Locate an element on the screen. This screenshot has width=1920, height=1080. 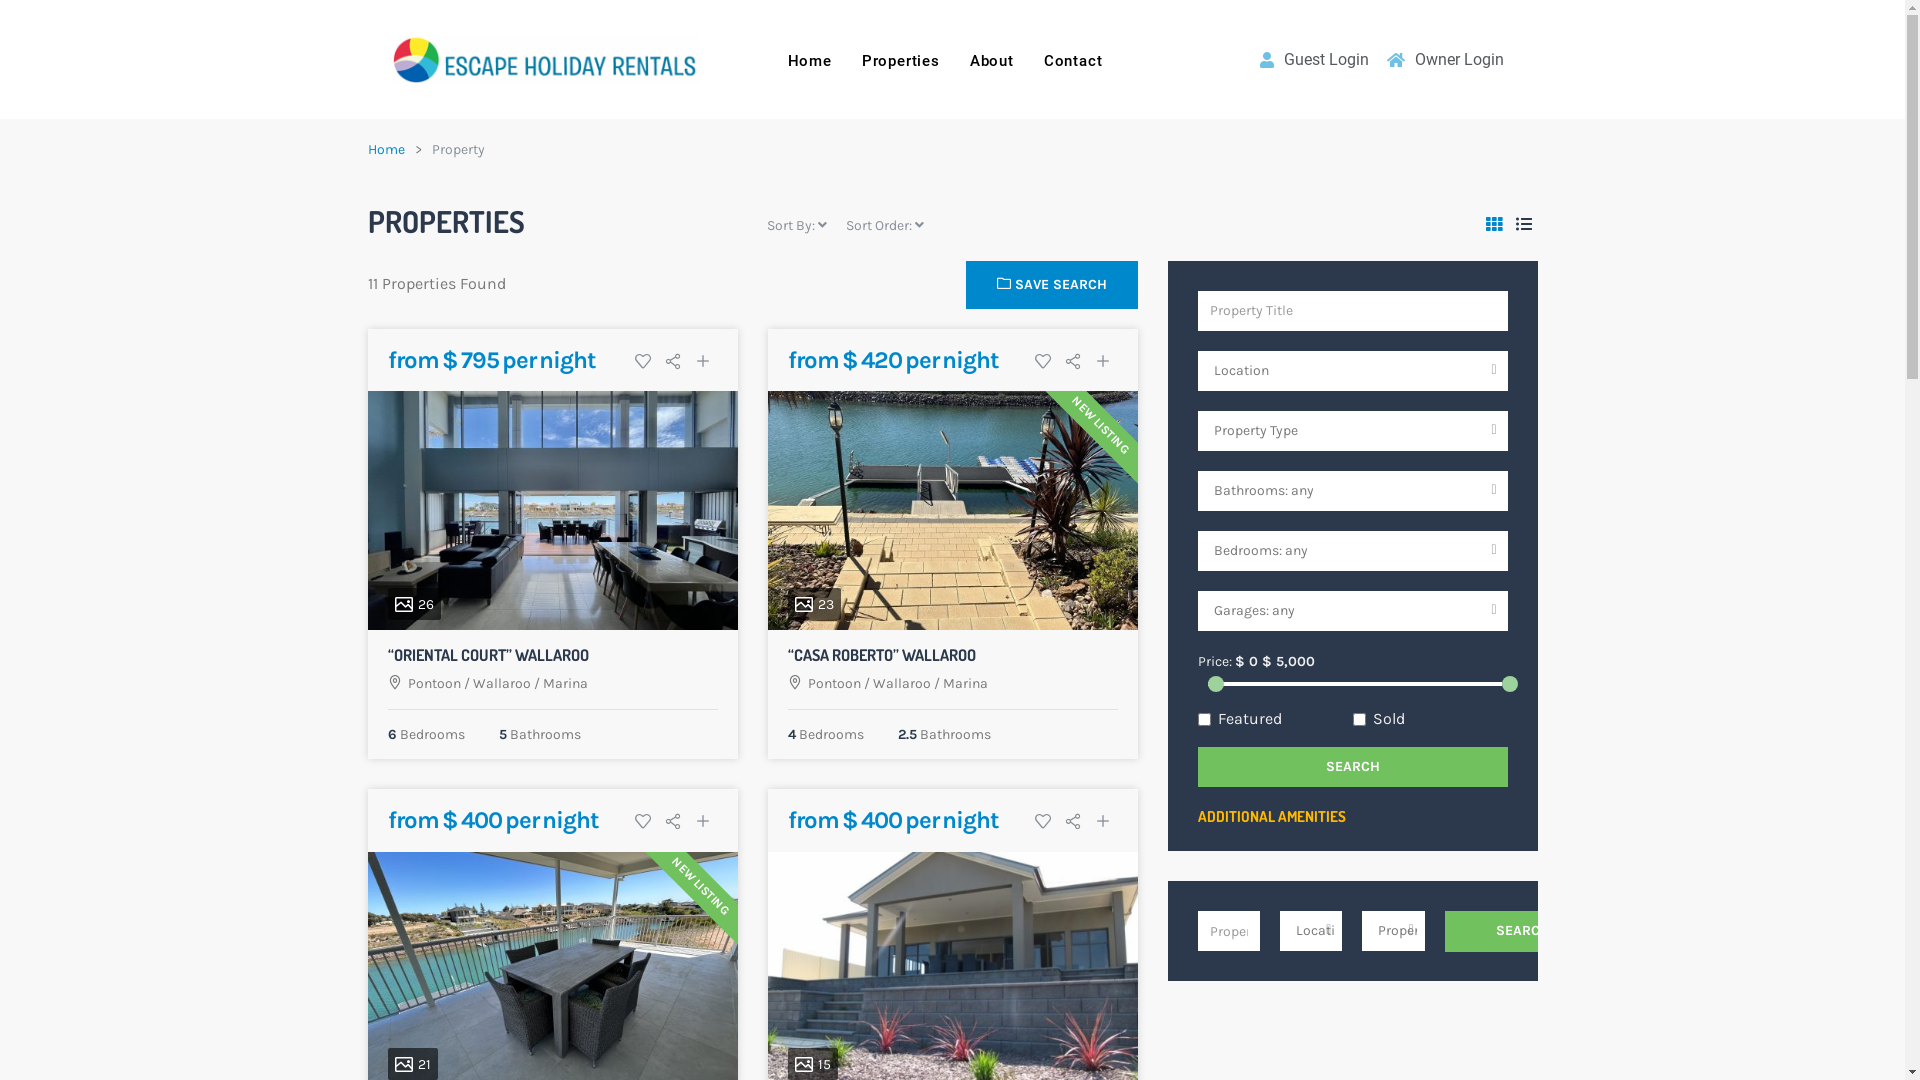
'Guest Login' is located at coordinates (1252, 59).